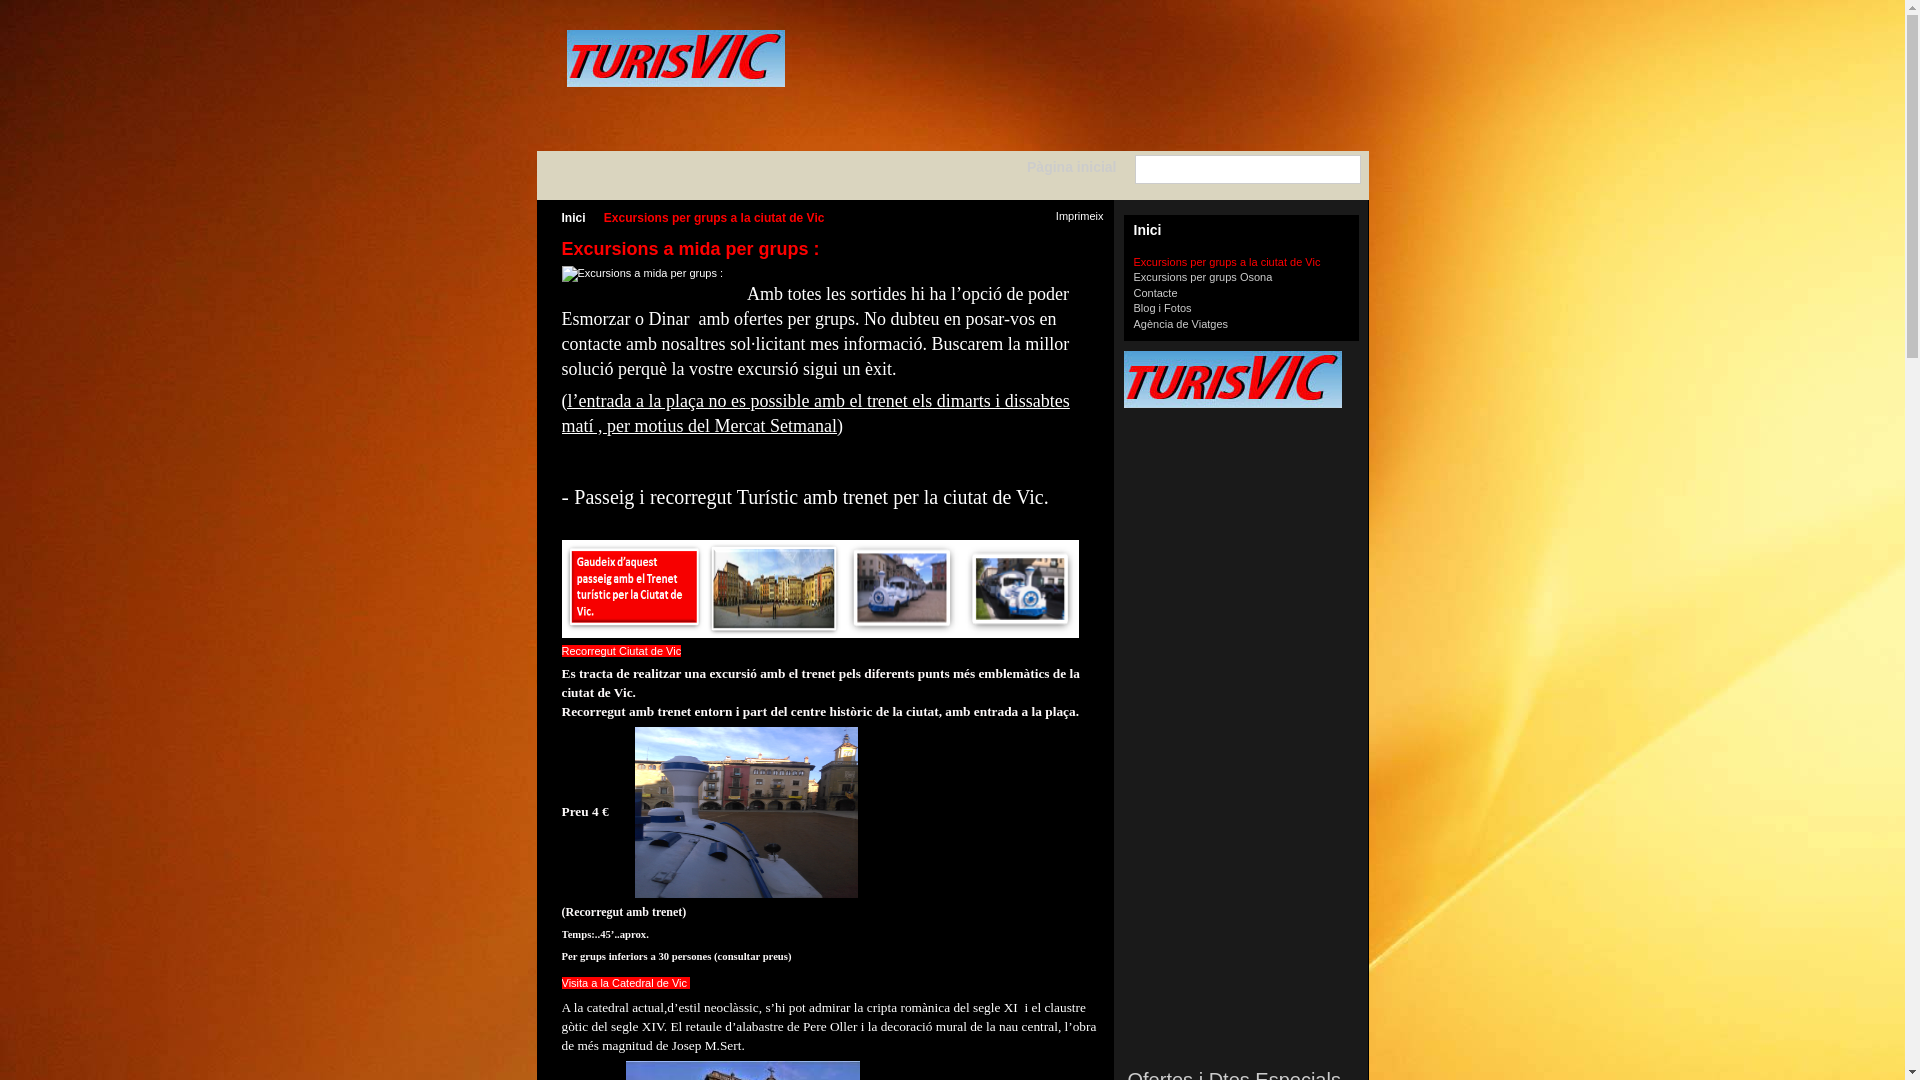  I want to click on 'Inici', so click(1123, 230).